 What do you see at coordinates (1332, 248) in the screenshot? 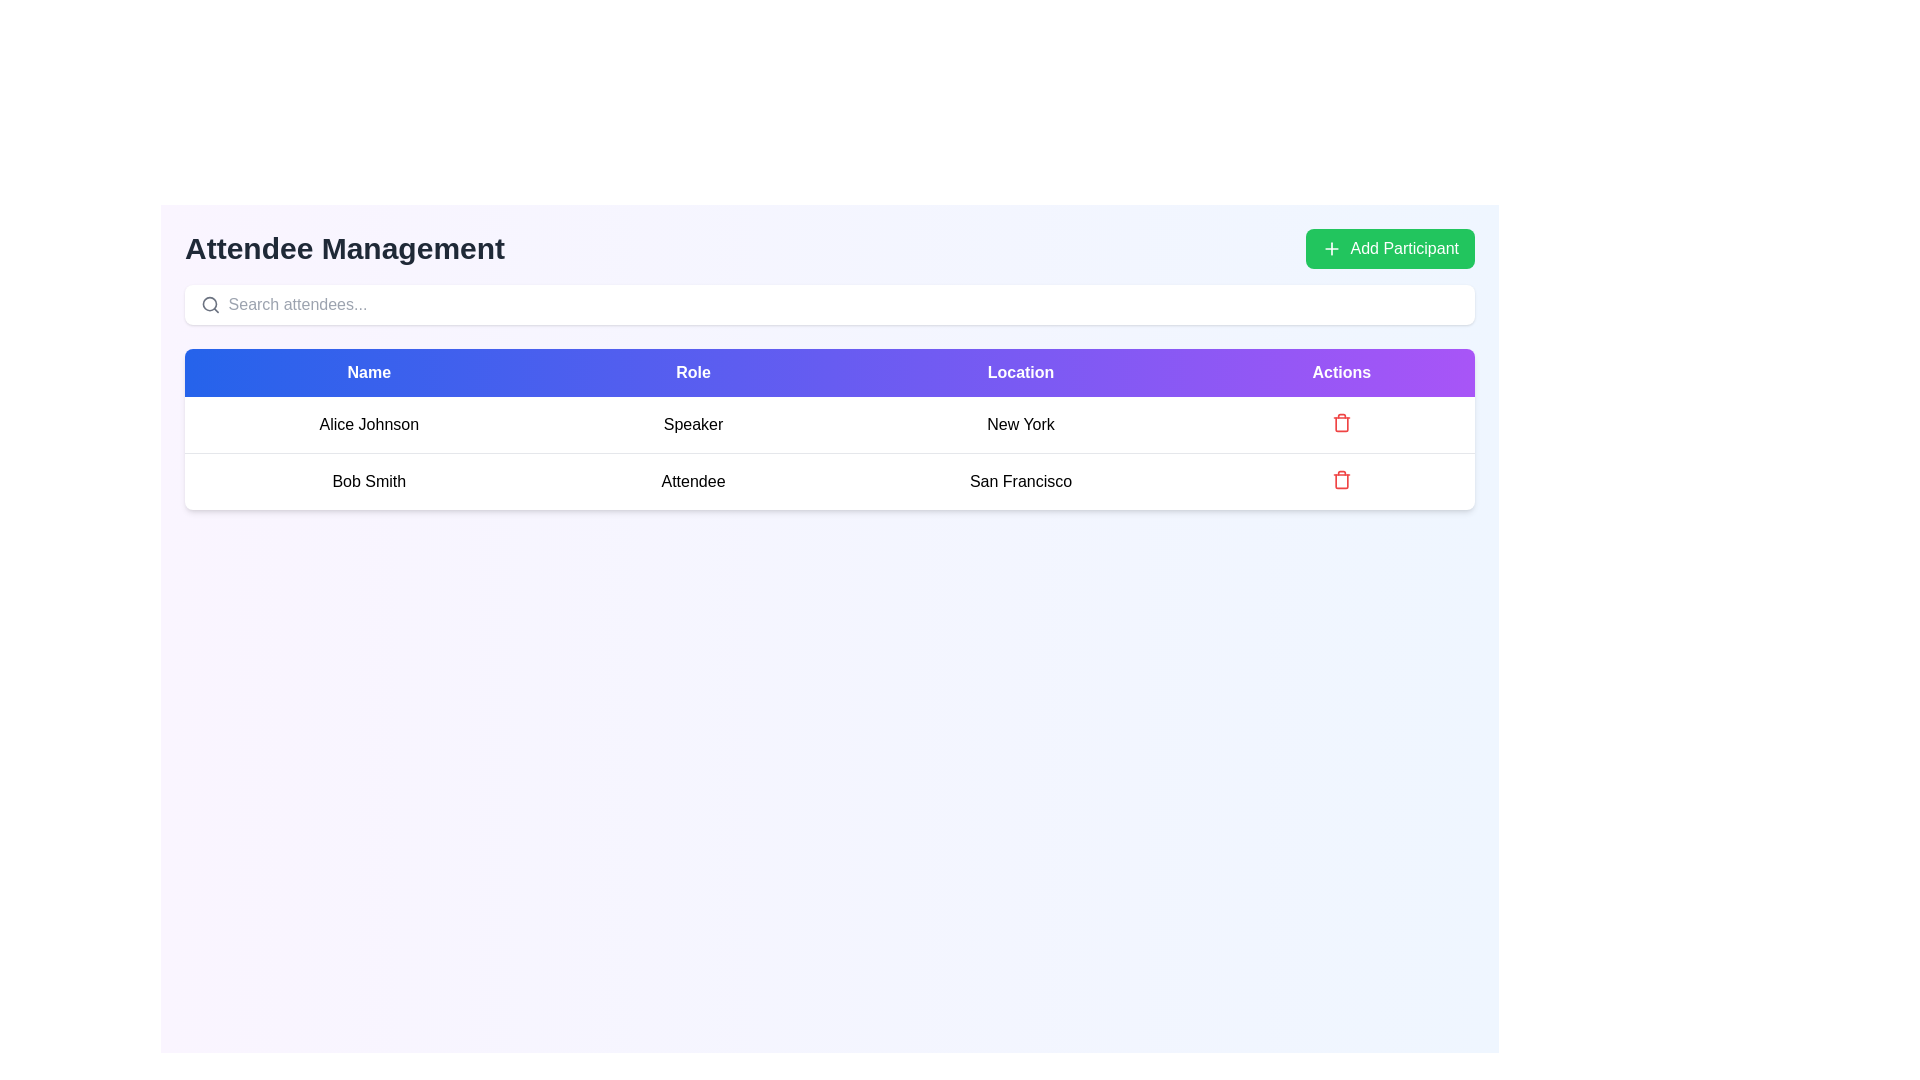
I see `the icon that visually indicates the action to add a participant, which is positioned to the left of the 'Add Participant' label text within a green button in the upper-right corner of the interface` at bounding box center [1332, 248].